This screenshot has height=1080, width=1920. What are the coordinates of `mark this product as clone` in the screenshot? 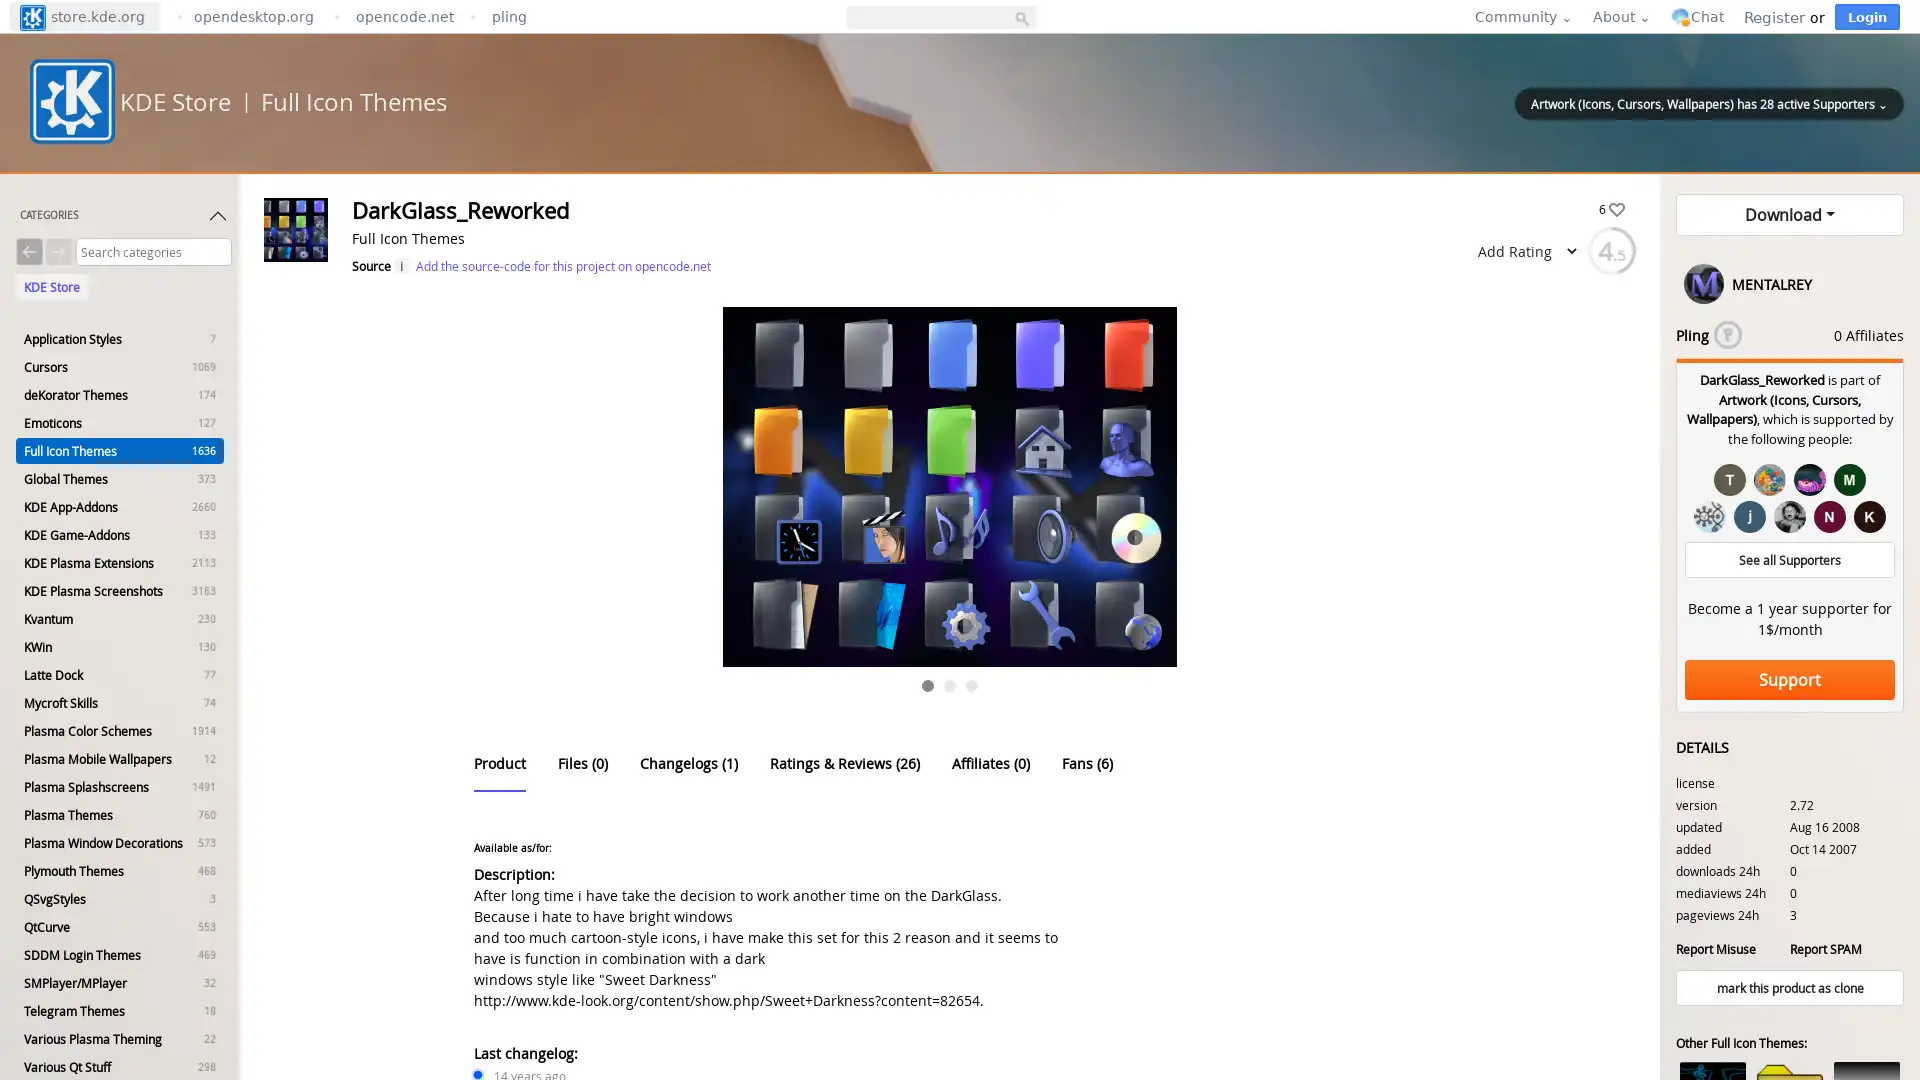 It's located at (1790, 986).